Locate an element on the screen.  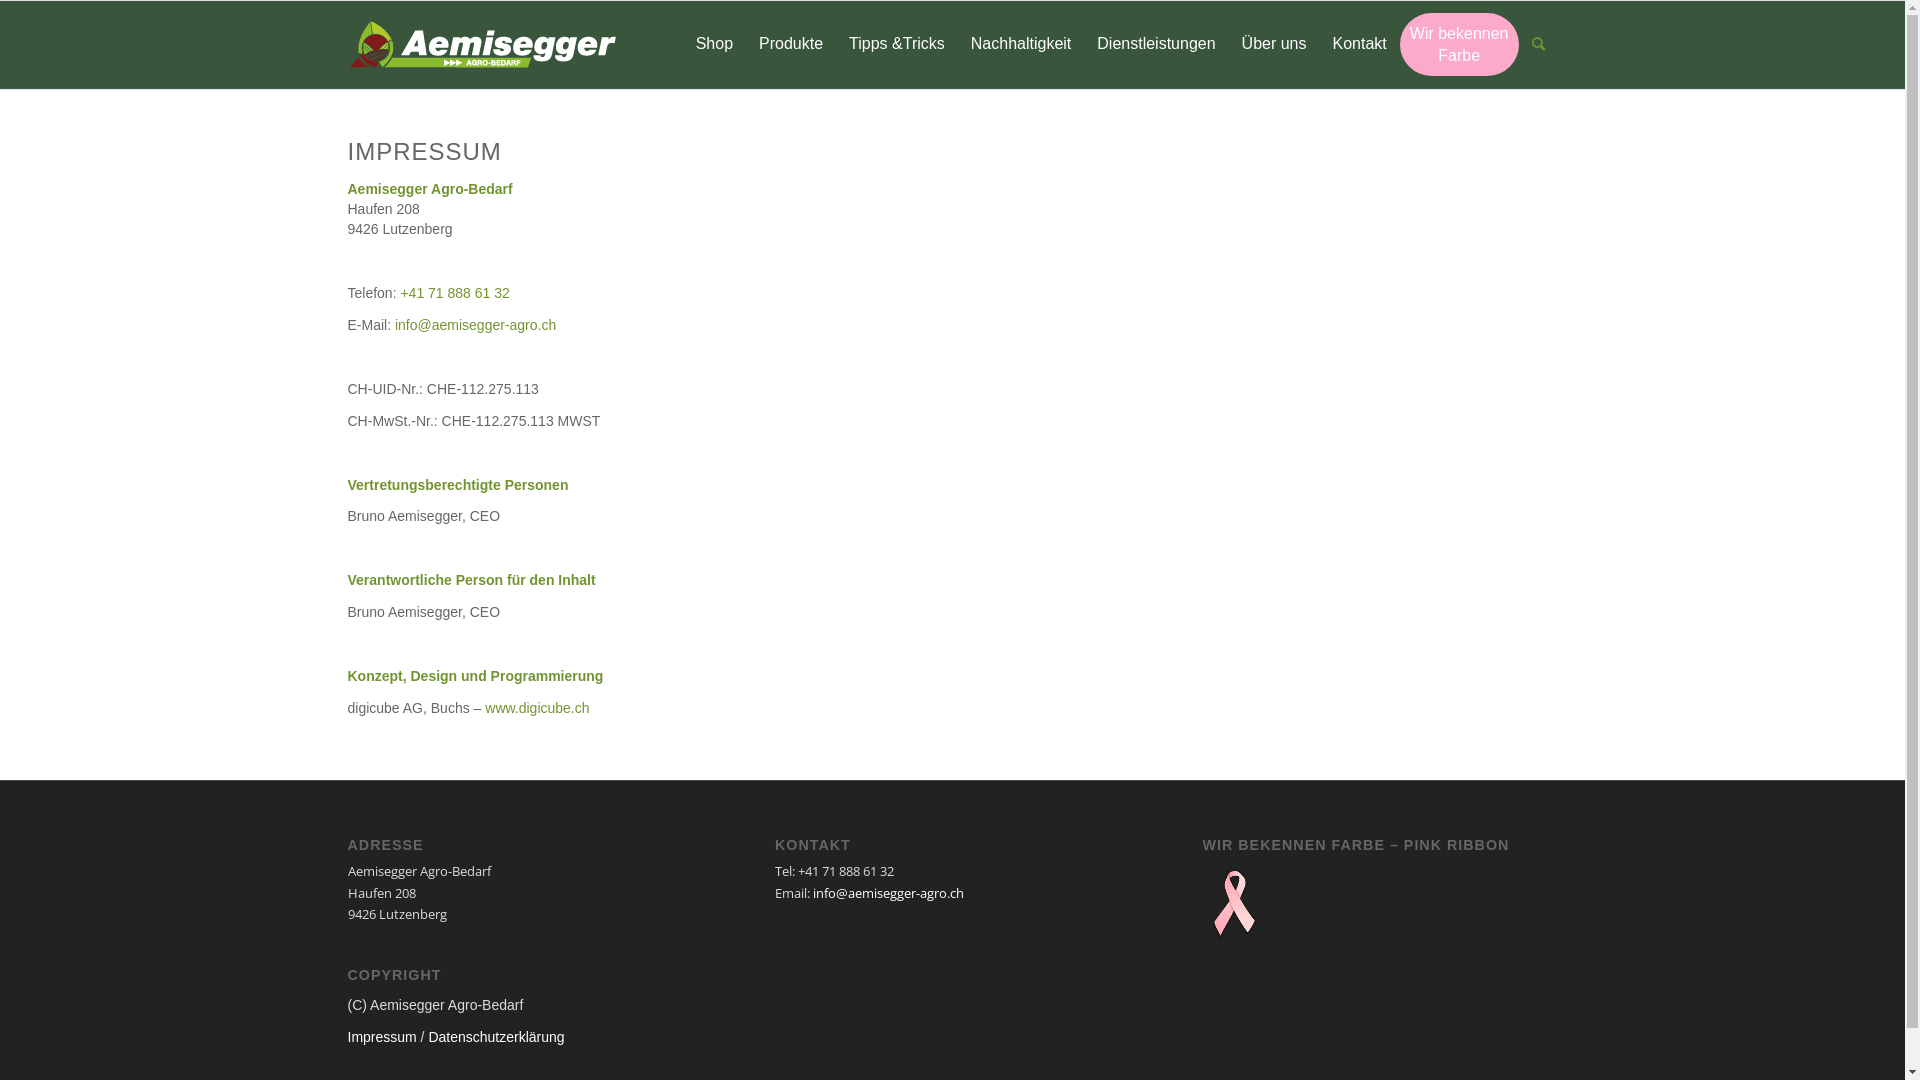
'Wir bekennen is located at coordinates (1459, 44).